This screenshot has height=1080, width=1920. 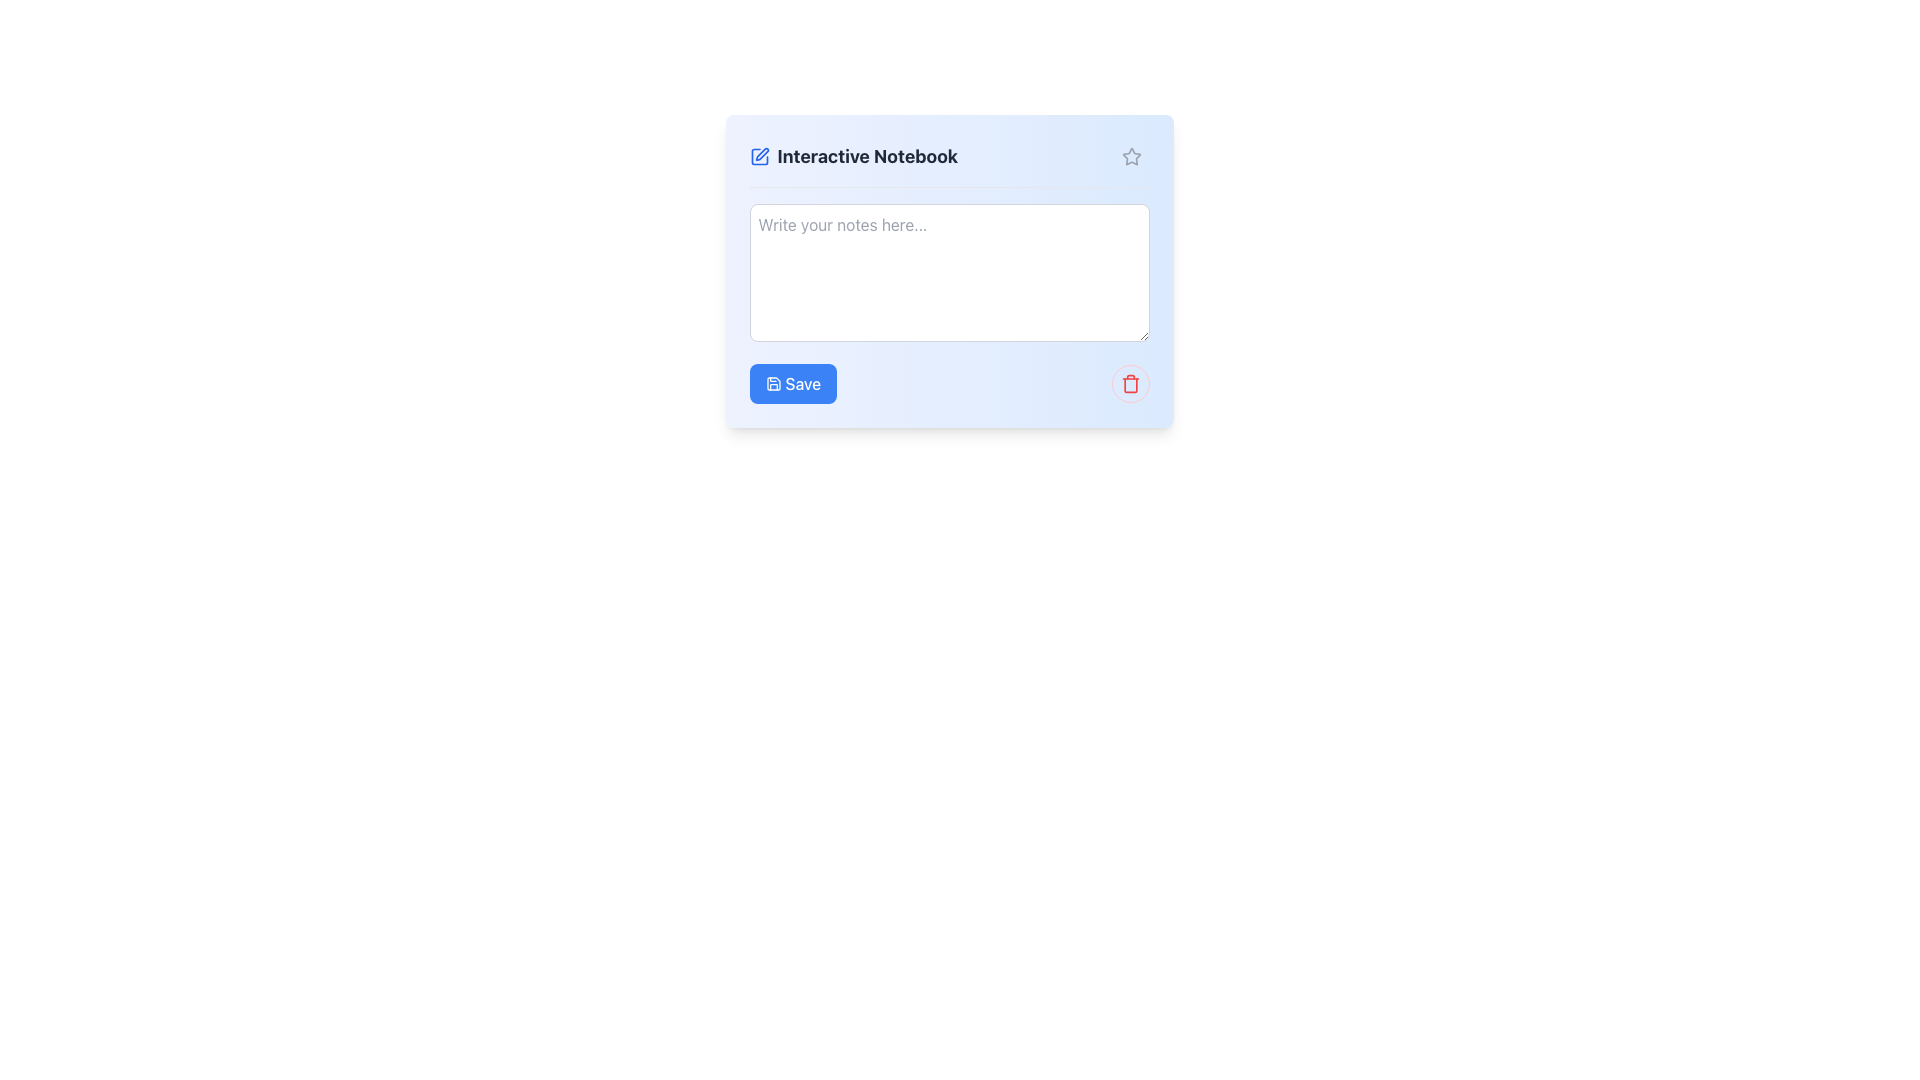 I want to click on the circular button with a red border and trashcan icon located at the bottom-right corner of the blue panel, so click(x=1130, y=384).